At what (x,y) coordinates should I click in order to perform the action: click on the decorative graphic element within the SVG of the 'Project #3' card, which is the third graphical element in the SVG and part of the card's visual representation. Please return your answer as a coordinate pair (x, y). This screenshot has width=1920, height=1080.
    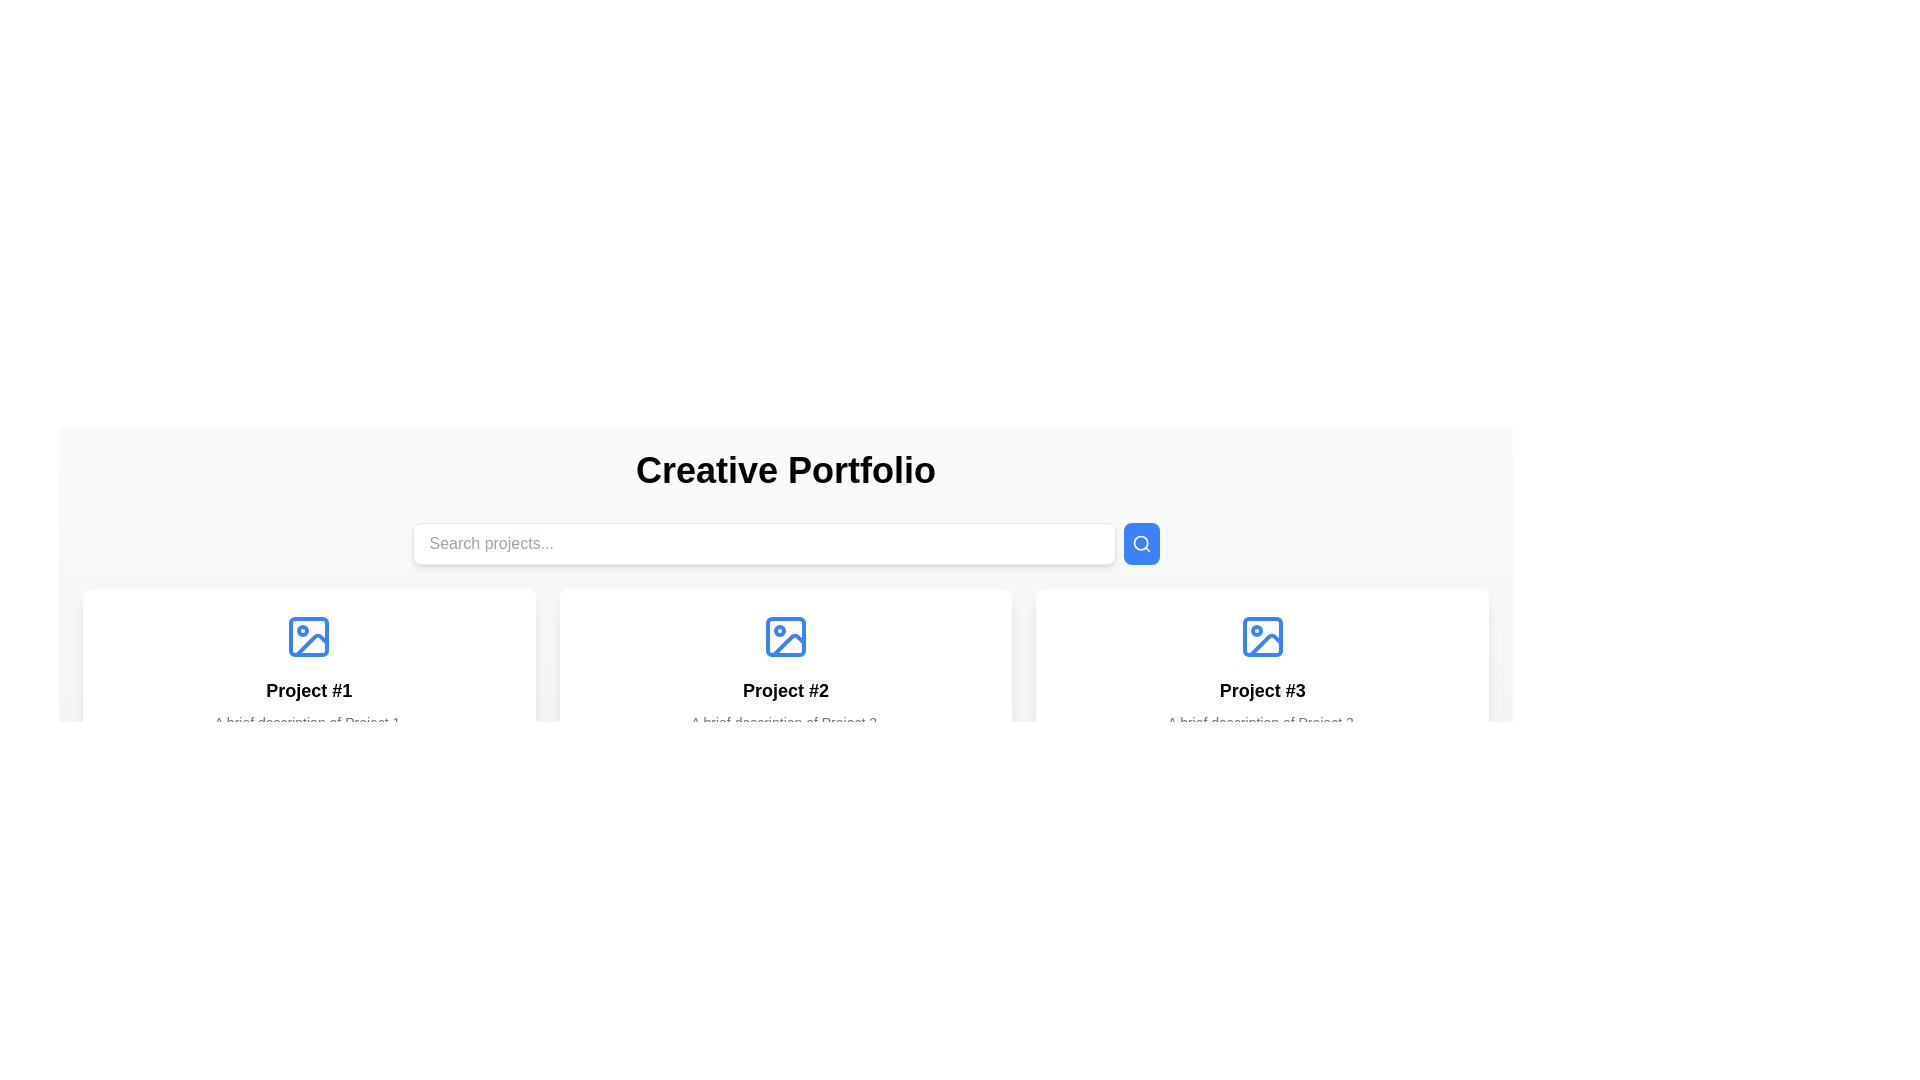
    Looking at the image, I should click on (1264, 645).